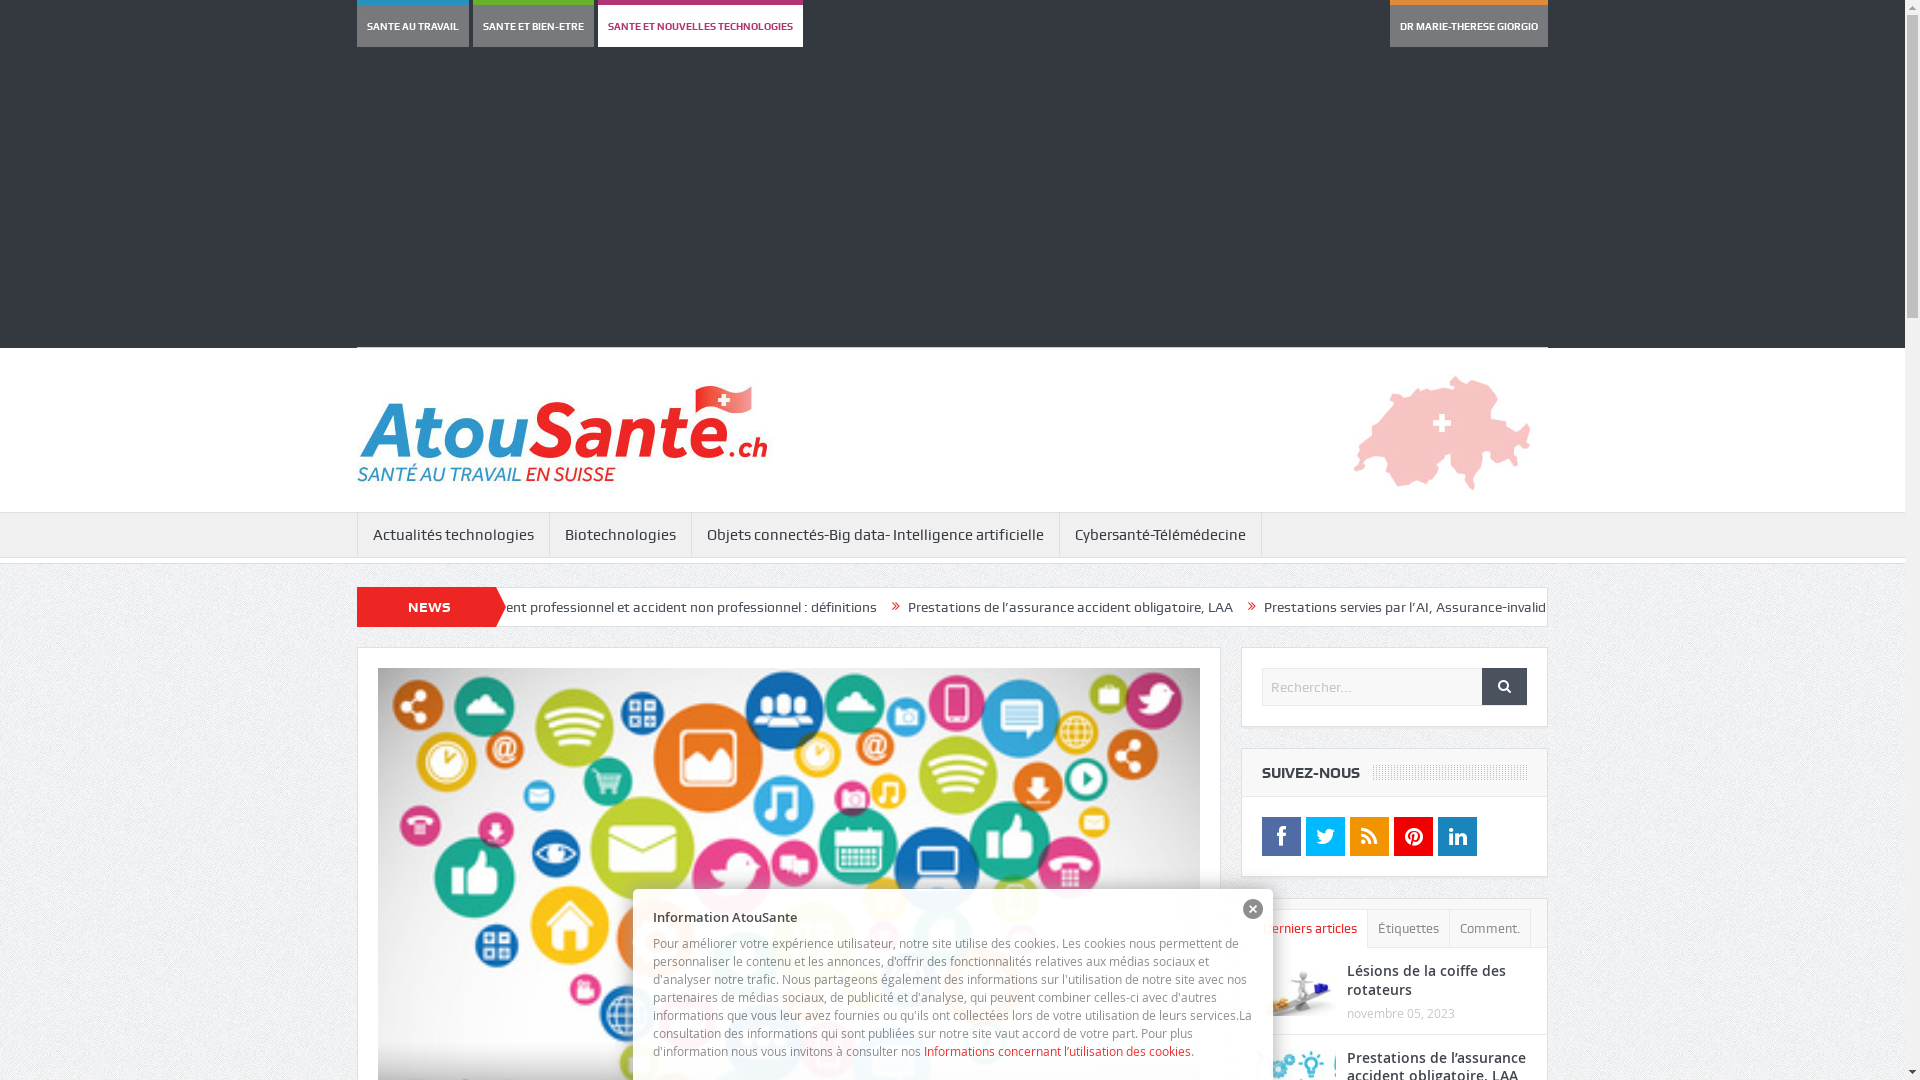  Describe the element at coordinates (533, 26) in the screenshot. I see `'SANTE ET BIEN-ETRE'` at that location.